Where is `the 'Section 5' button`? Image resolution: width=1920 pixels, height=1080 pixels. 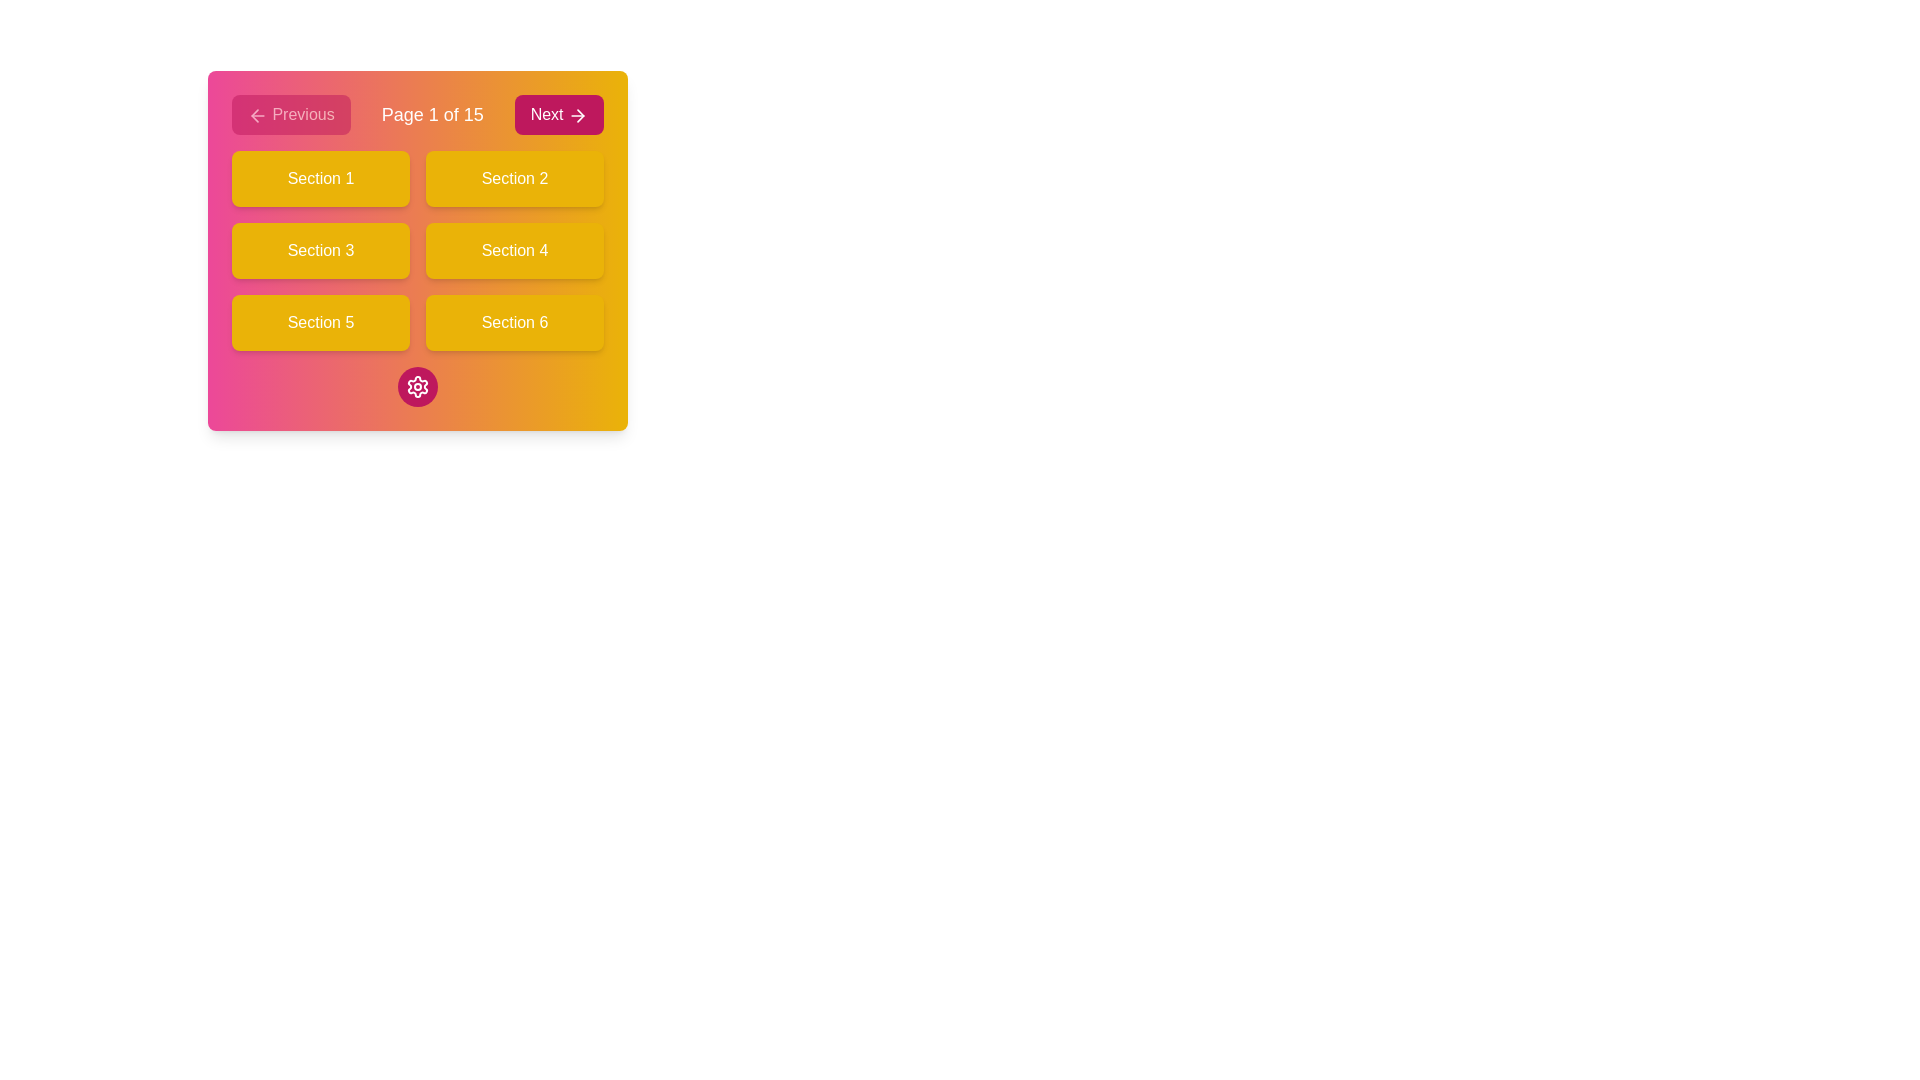
the 'Section 5' button is located at coordinates (321, 322).